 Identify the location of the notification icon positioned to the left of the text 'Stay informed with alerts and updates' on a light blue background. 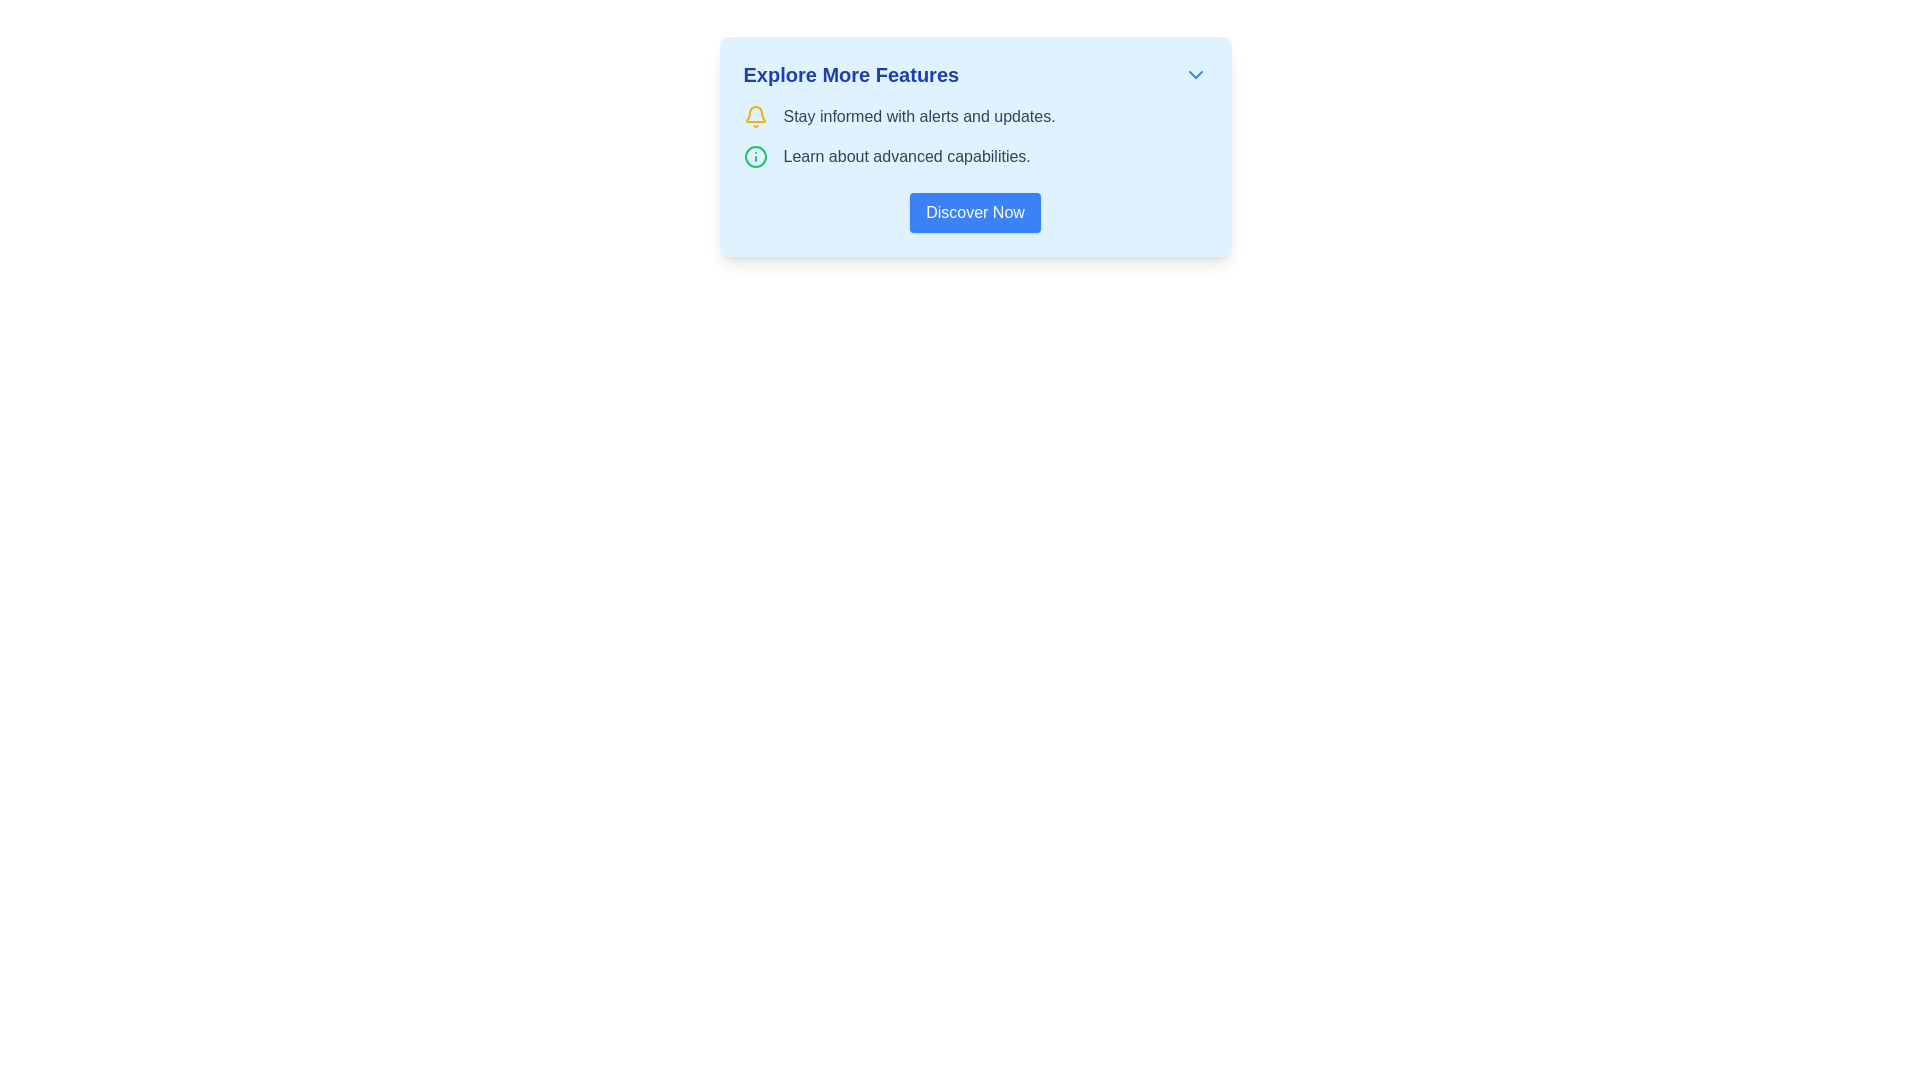
(754, 116).